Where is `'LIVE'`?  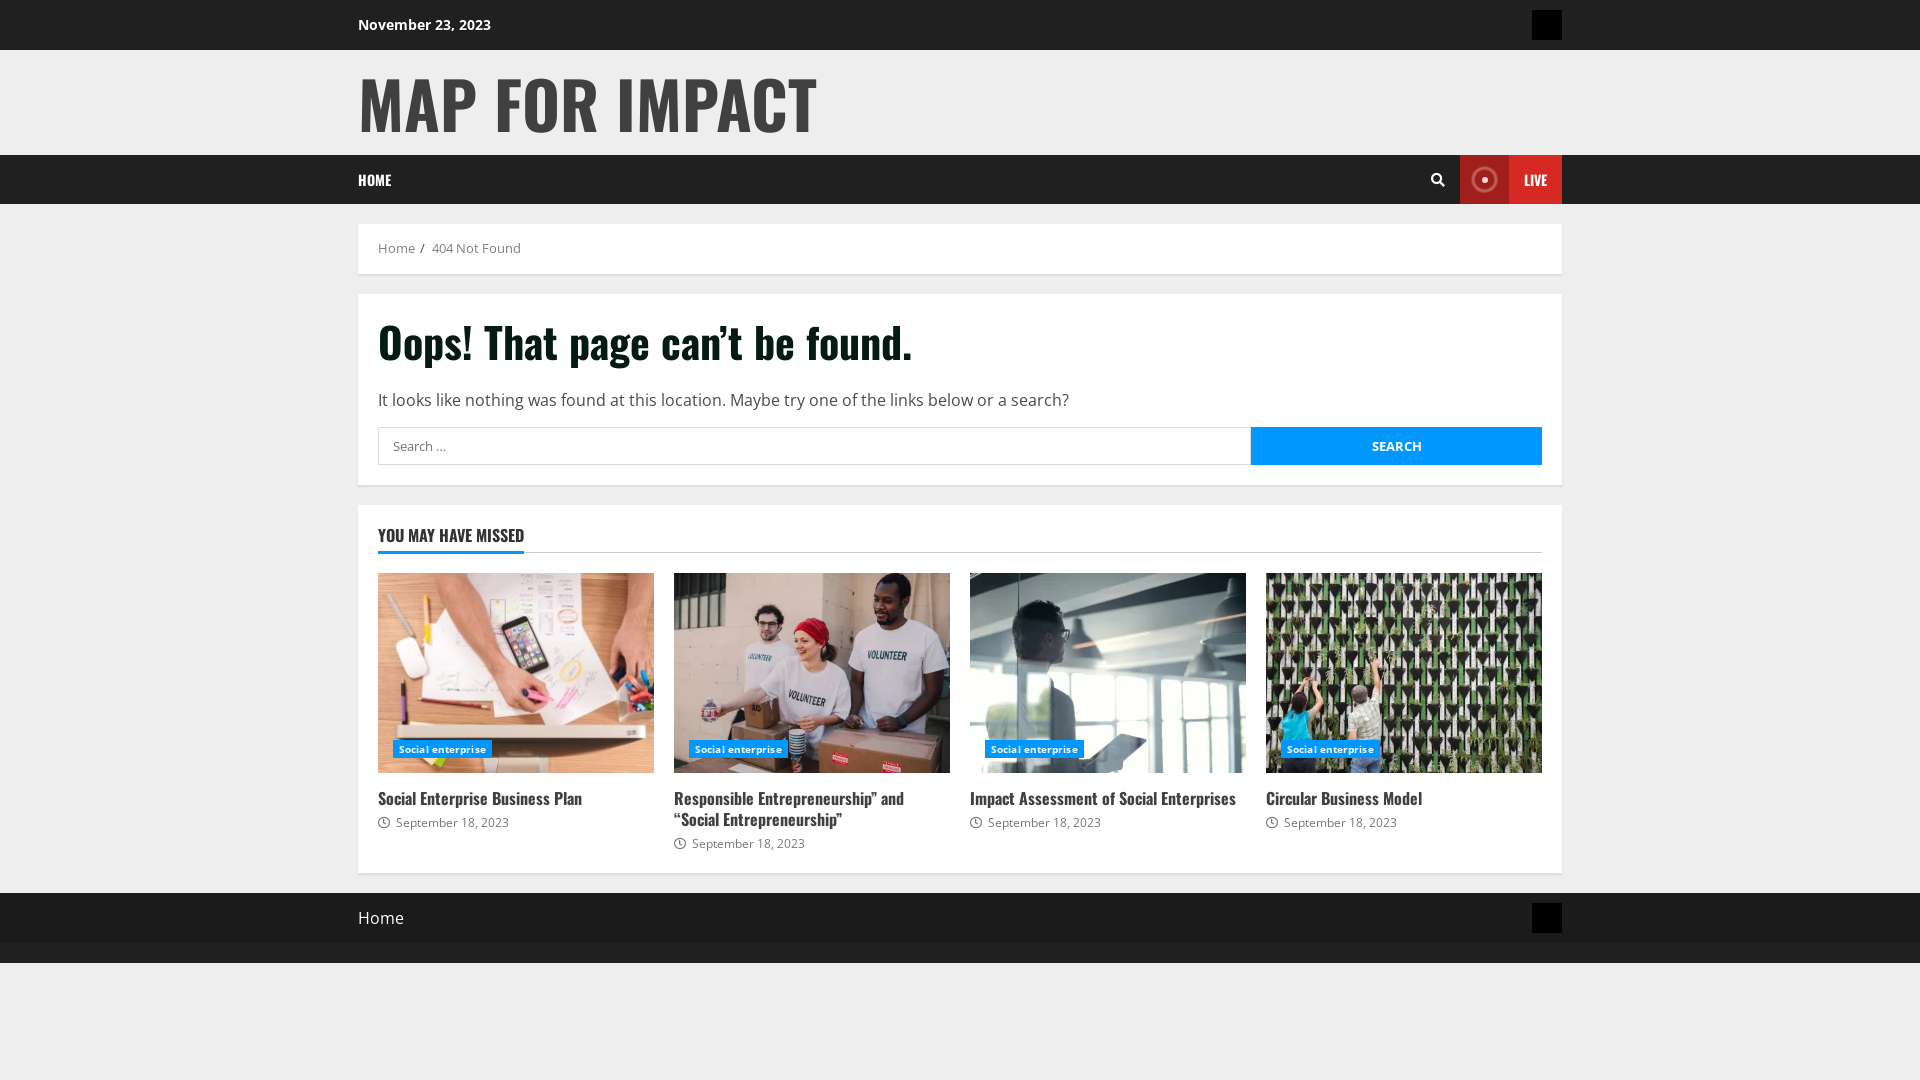 'LIVE' is located at coordinates (1511, 178).